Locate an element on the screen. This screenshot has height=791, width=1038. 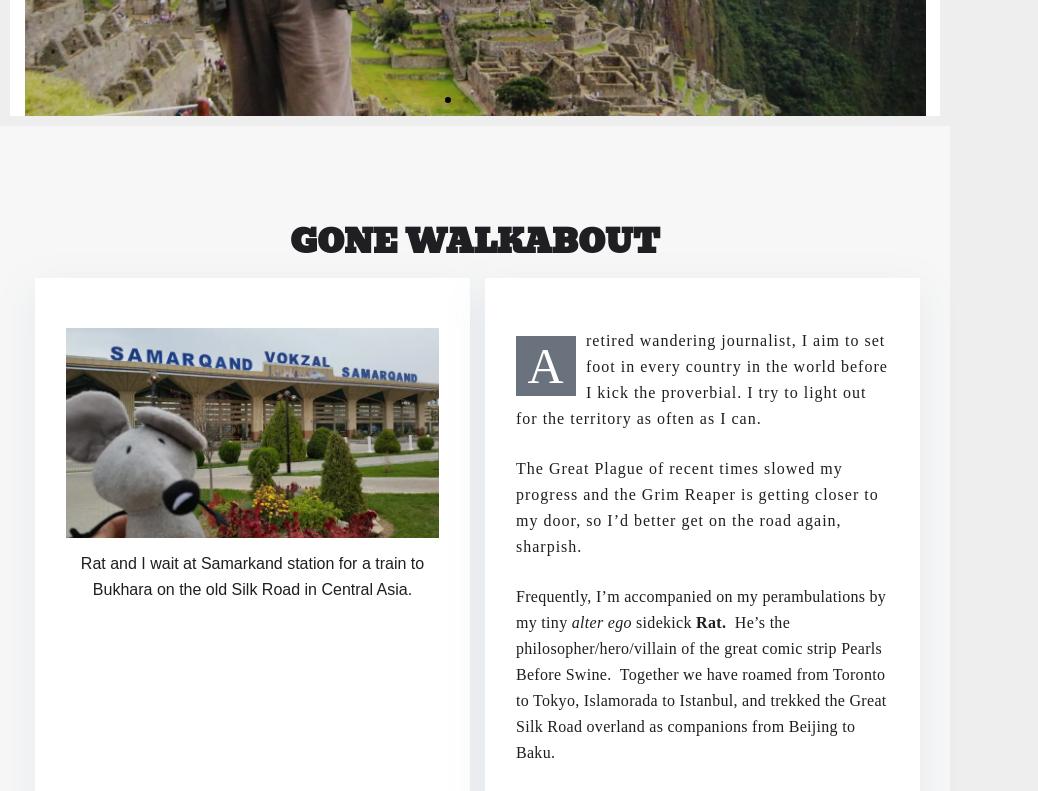
'sidekick' is located at coordinates (630, 620).